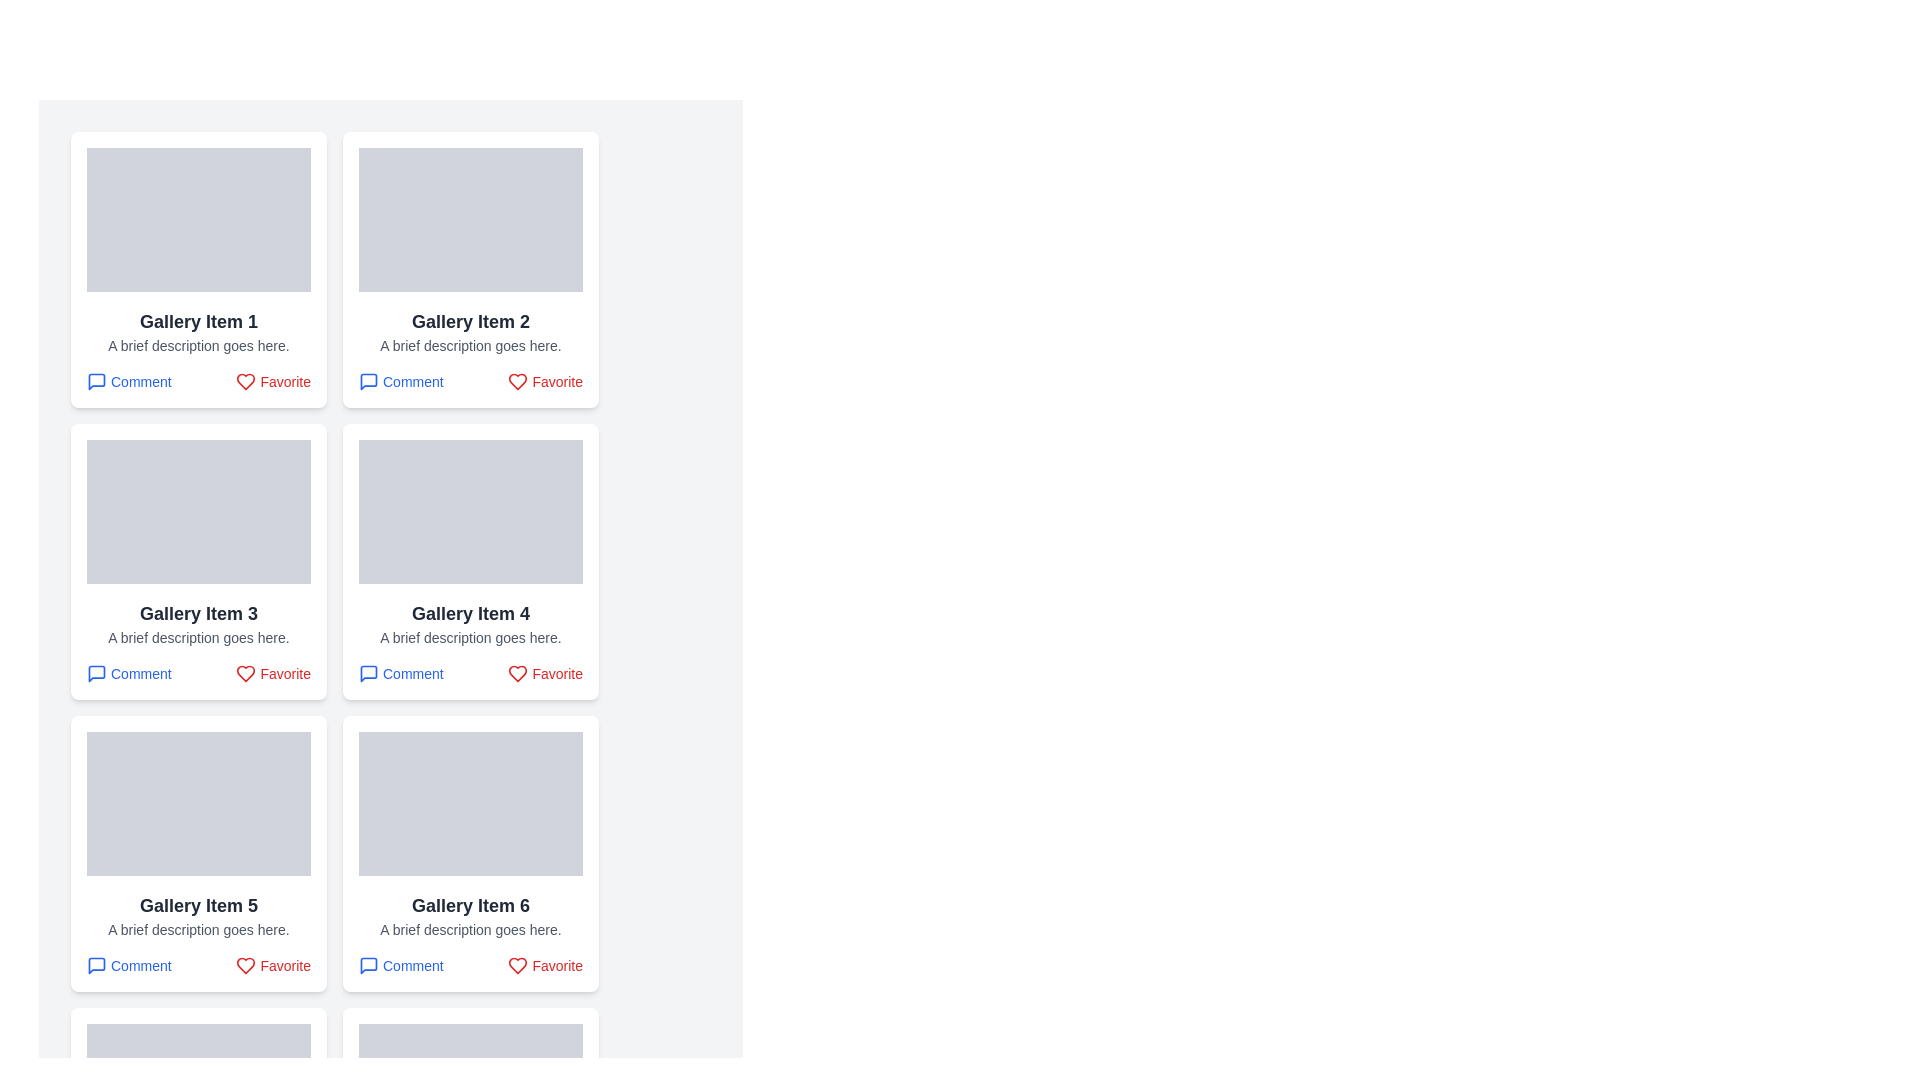 This screenshot has width=1920, height=1080. Describe the element at coordinates (128, 964) in the screenshot. I see `the interactive link with an associated icon for the 'Comment' feature located in the lower-left corner of the card labeled 'Gallery Item 5'` at that location.